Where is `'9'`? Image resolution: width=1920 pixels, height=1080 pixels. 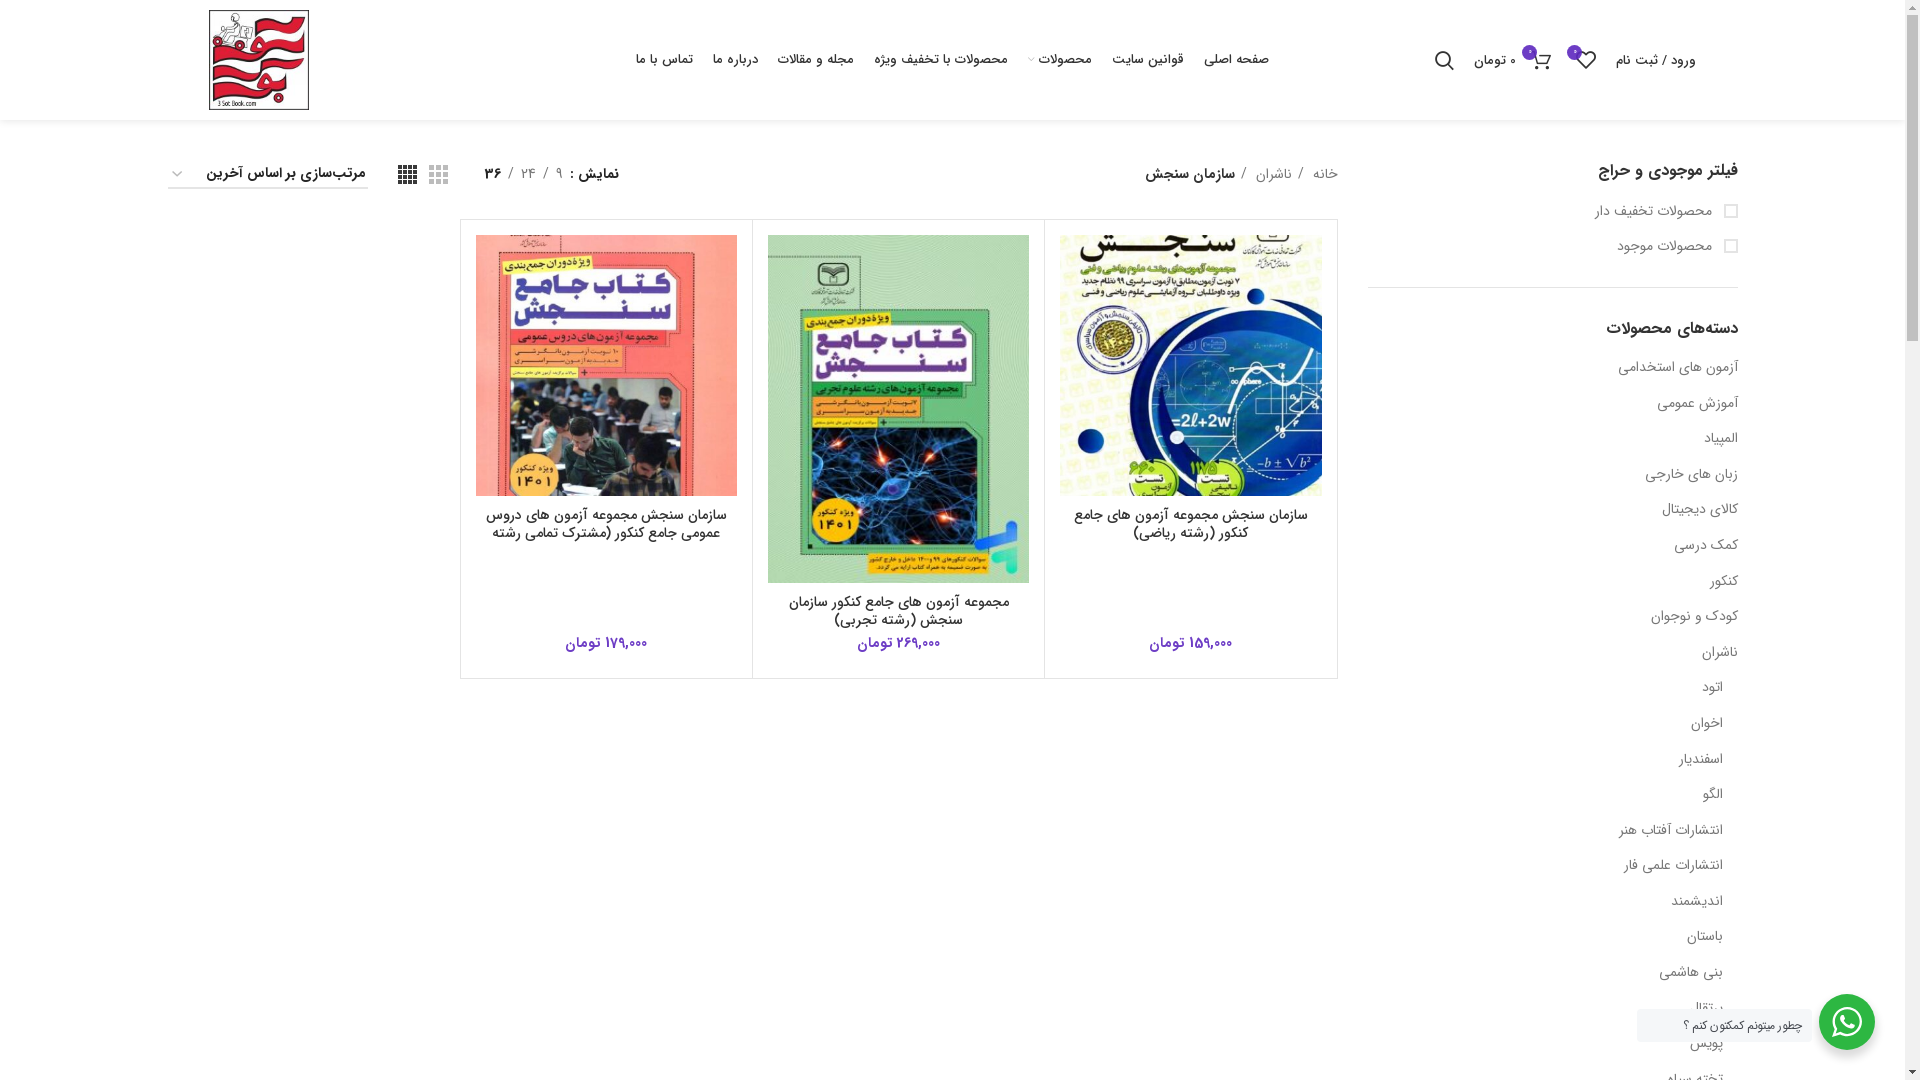 '9' is located at coordinates (558, 172).